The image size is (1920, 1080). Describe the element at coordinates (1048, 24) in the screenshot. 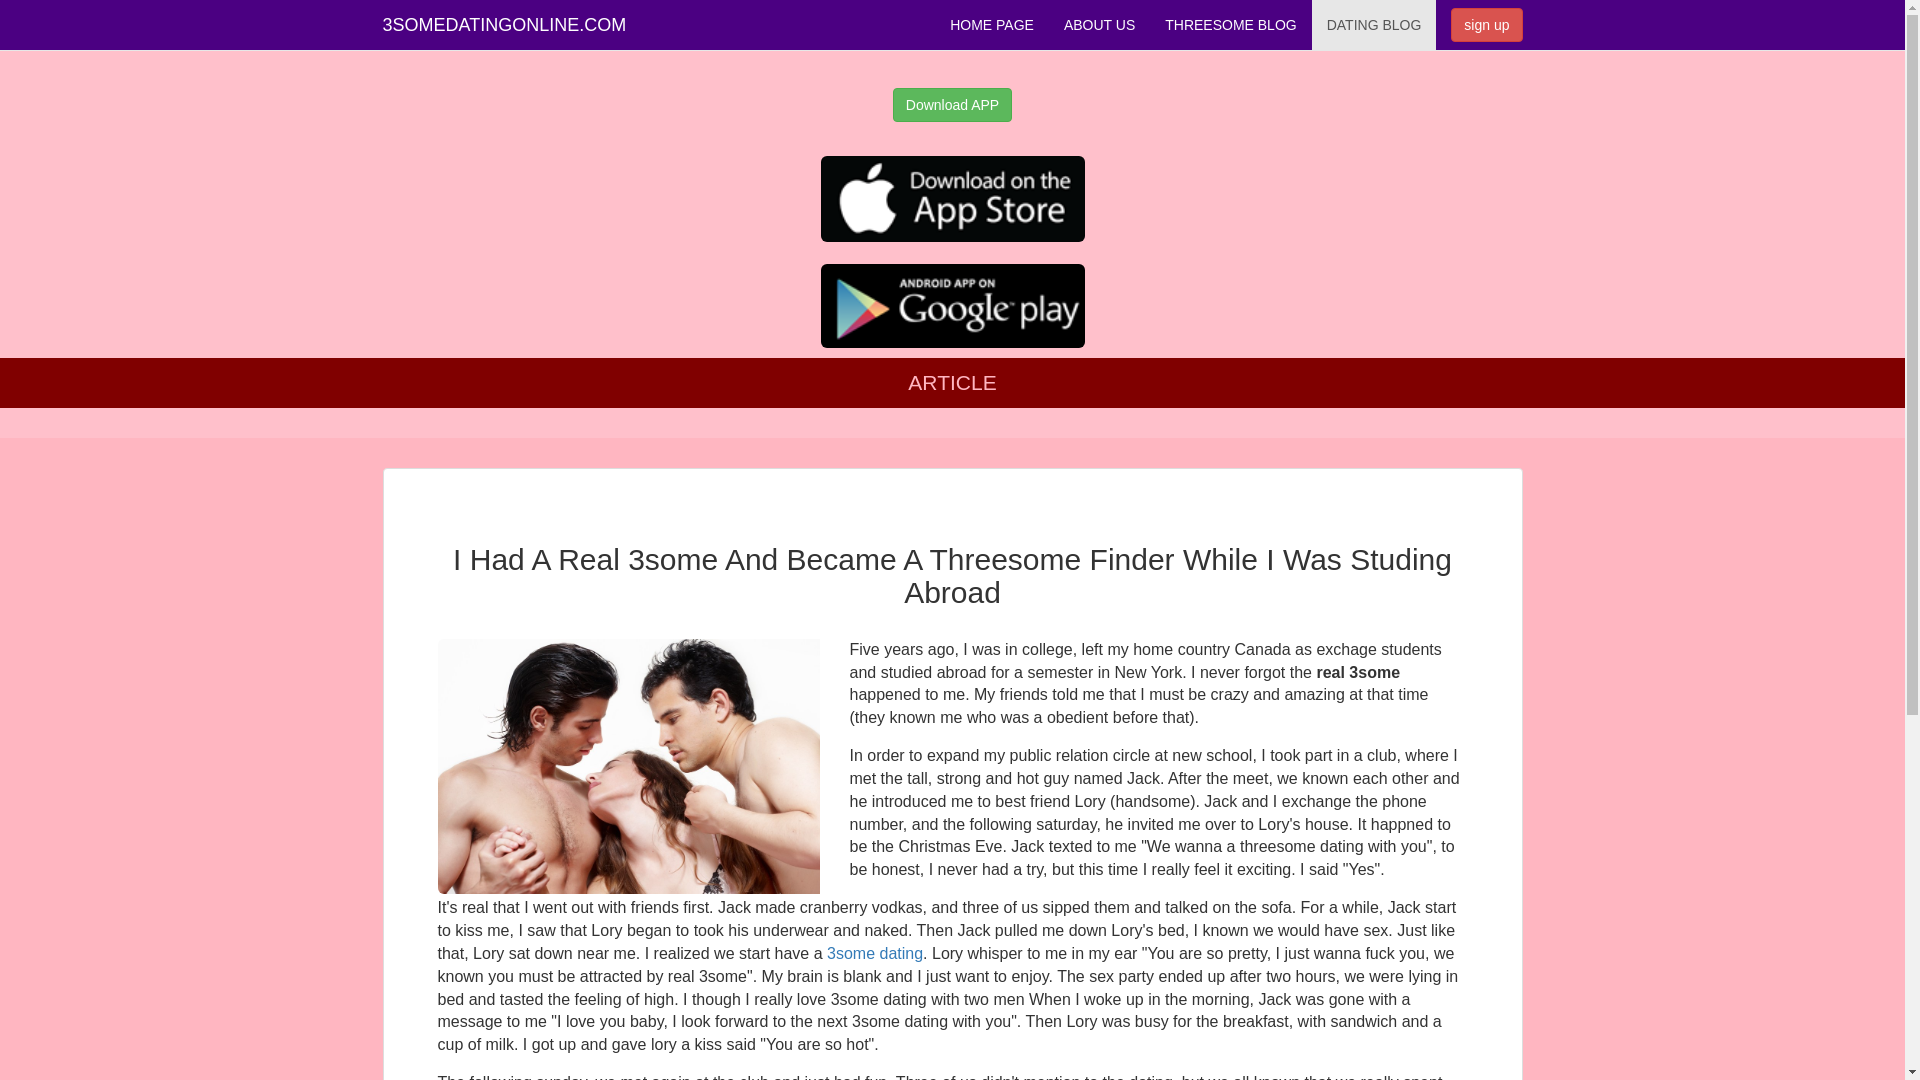

I see `'ABOUT US'` at that location.